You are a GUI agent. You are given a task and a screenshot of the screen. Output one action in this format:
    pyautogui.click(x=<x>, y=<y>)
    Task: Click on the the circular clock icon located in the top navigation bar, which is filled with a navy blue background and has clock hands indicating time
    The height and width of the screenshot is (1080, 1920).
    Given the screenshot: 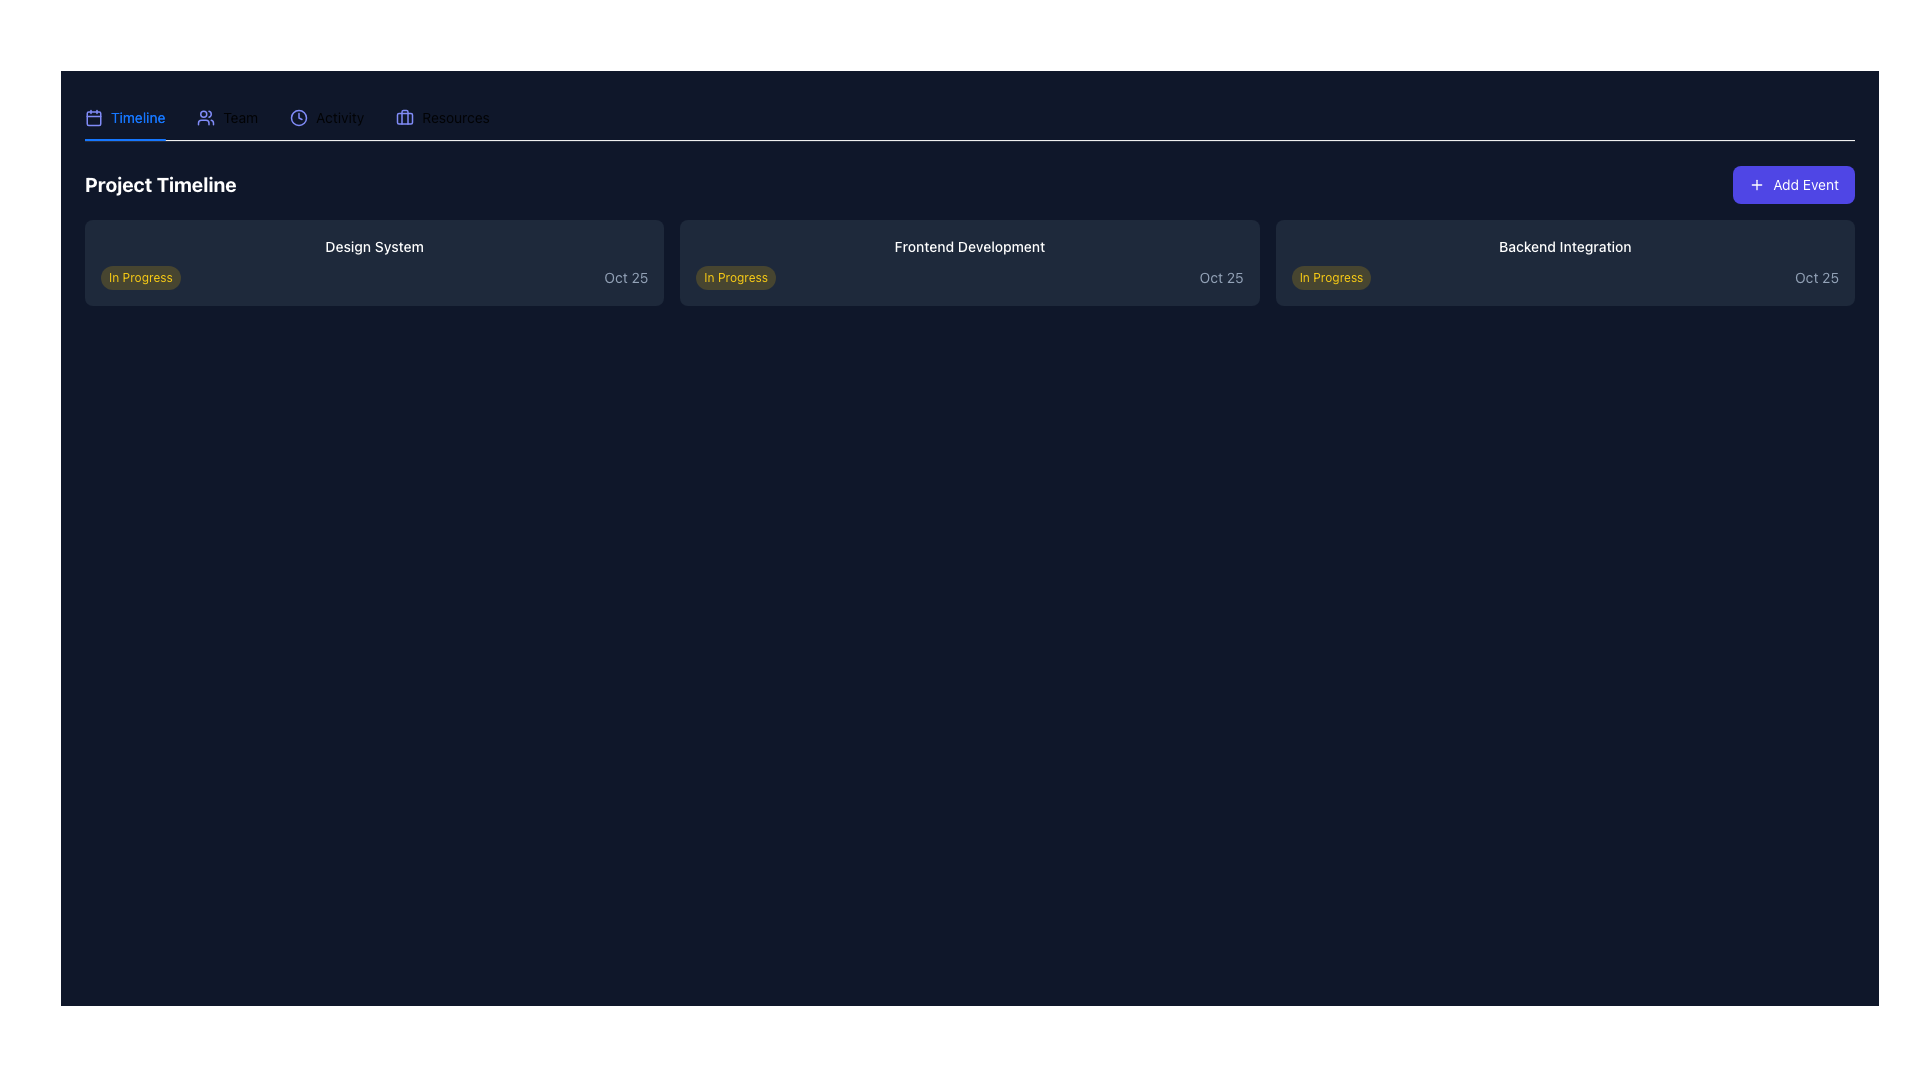 What is the action you would take?
    pyautogui.click(x=298, y=118)
    